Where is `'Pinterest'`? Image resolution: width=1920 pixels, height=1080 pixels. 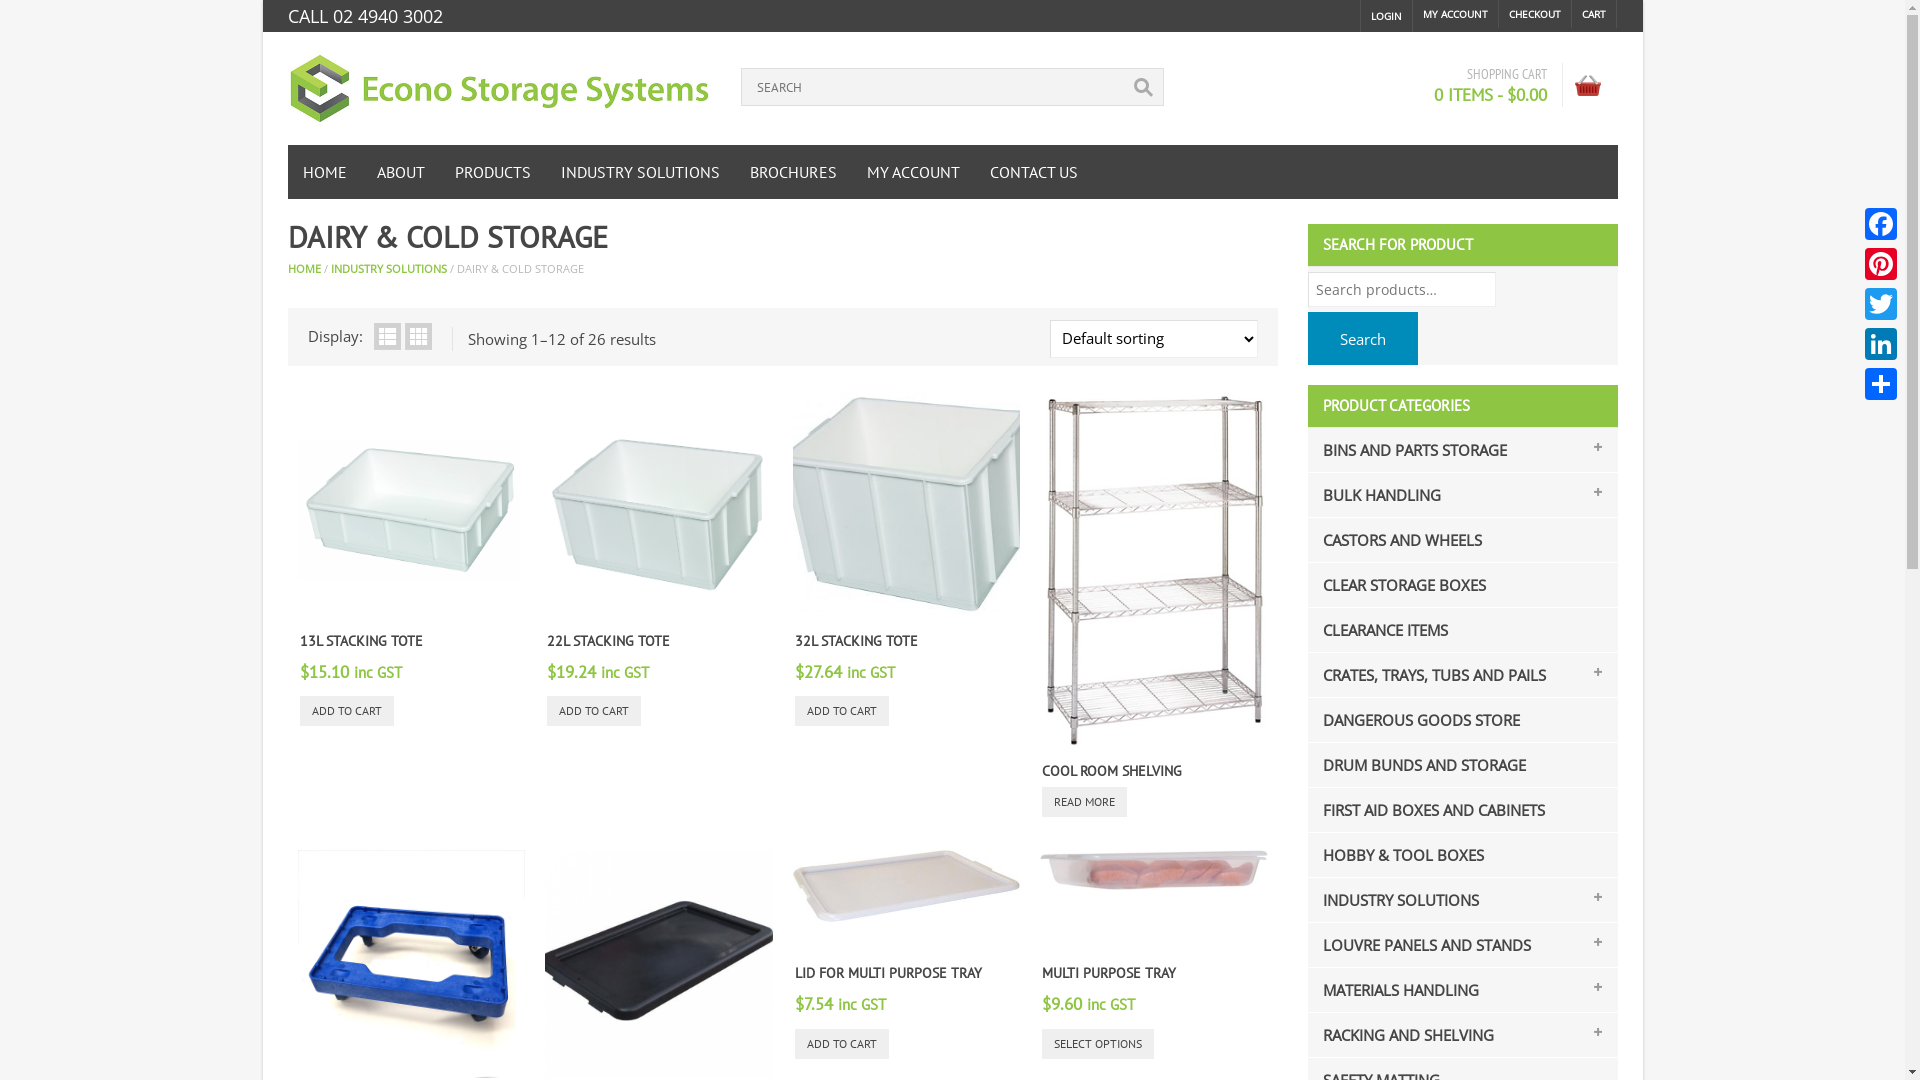 'Pinterest' is located at coordinates (1880, 262).